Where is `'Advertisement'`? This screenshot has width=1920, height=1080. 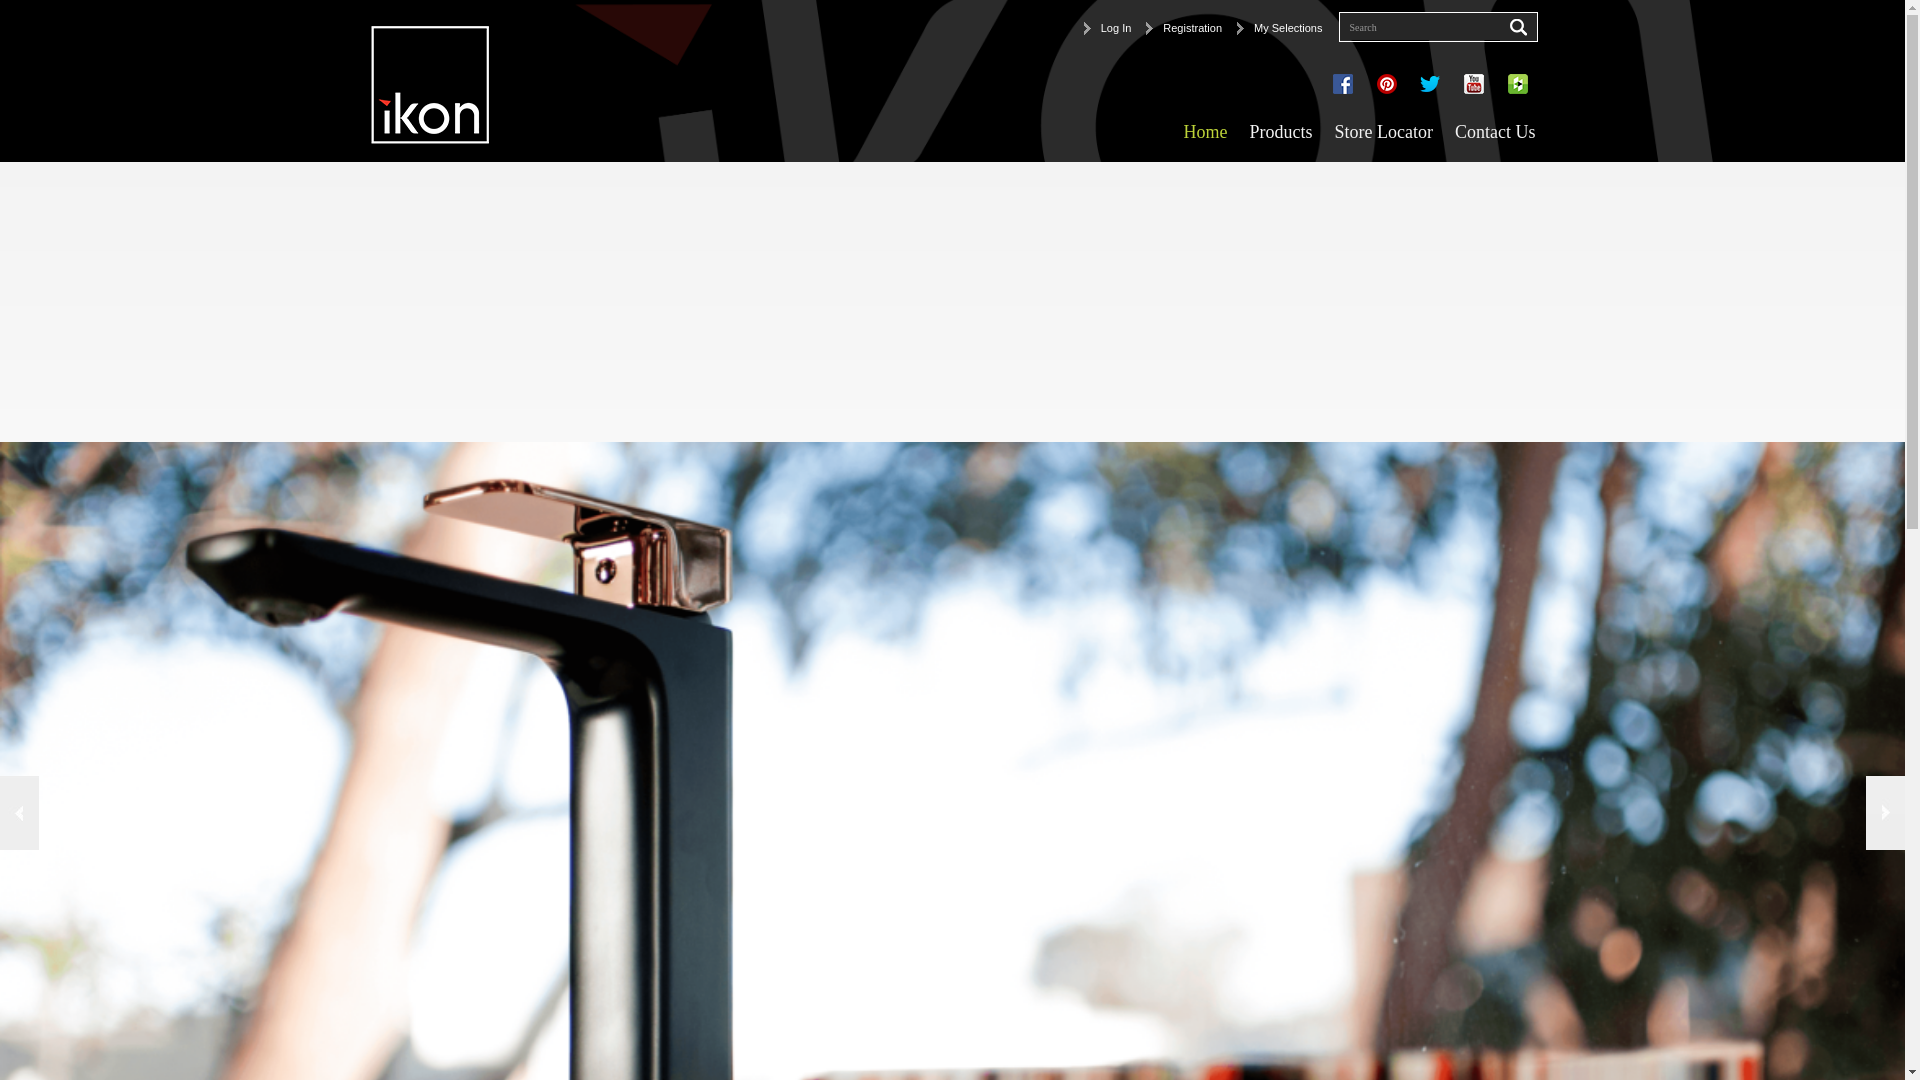
'Advertisement' is located at coordinates (599, 301).